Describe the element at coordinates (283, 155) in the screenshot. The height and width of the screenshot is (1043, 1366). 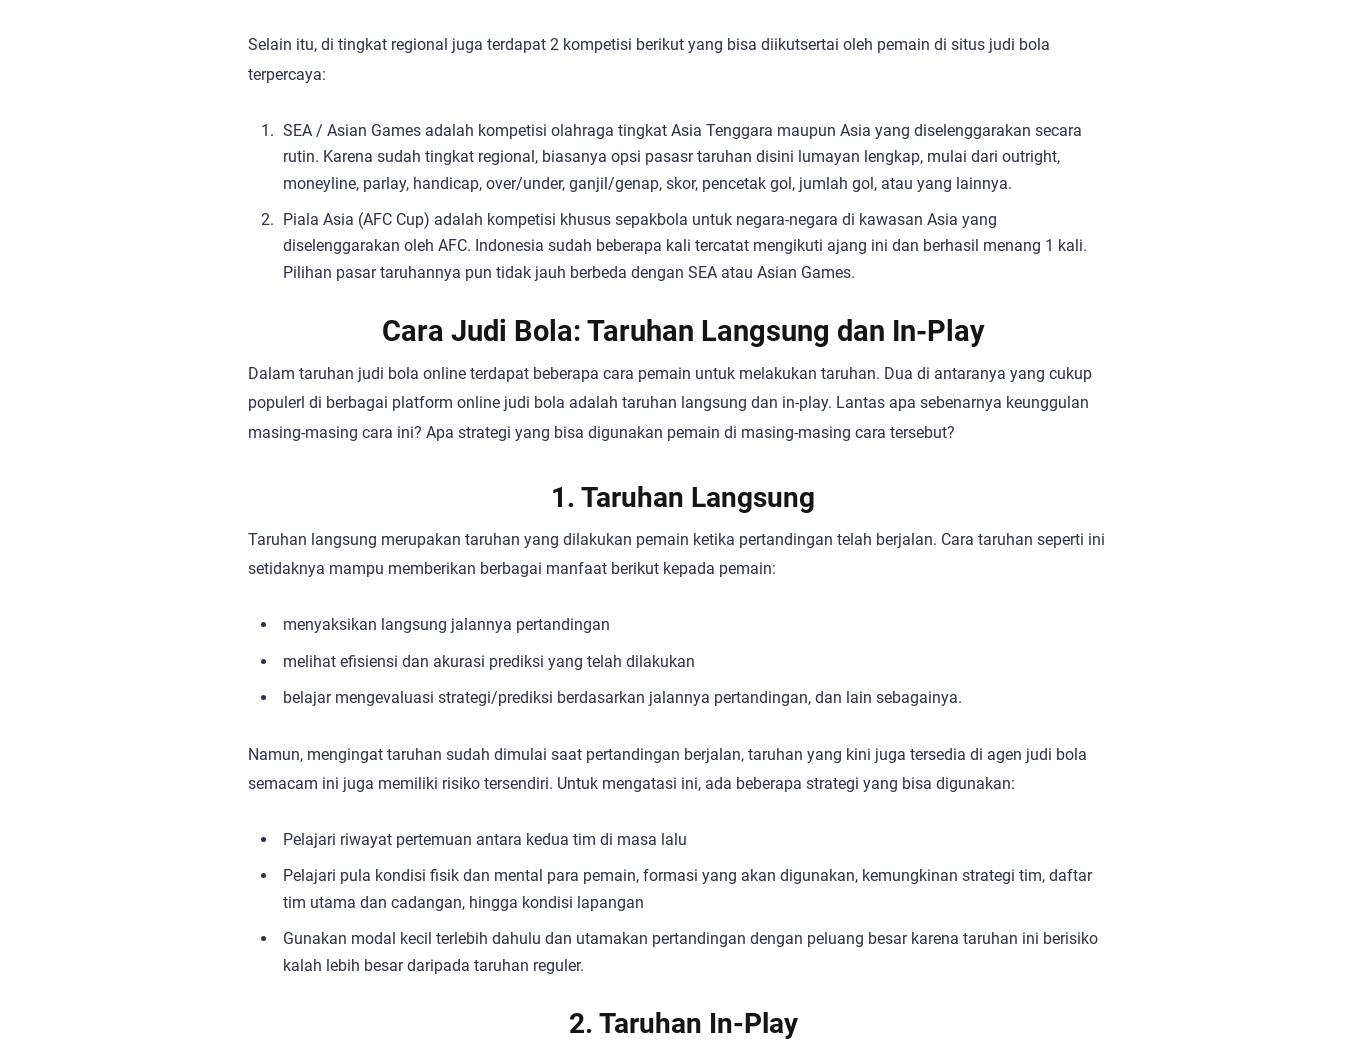
I see `'SEA / Asian Games adalah kompetisi olahraga tingkat Asia Tenggara maupun Asia yang diselenggarakan secara rutin. Karena sudah tingkat regional, biasanya opsi pasasr taruhan disini lumayan lengkap, mulai dari outright, moneyline, parlay, handicap, over/under, ganjil/genap, skor, pencetak gol, jumlah gol, atau yang lainnya.'` at that location.